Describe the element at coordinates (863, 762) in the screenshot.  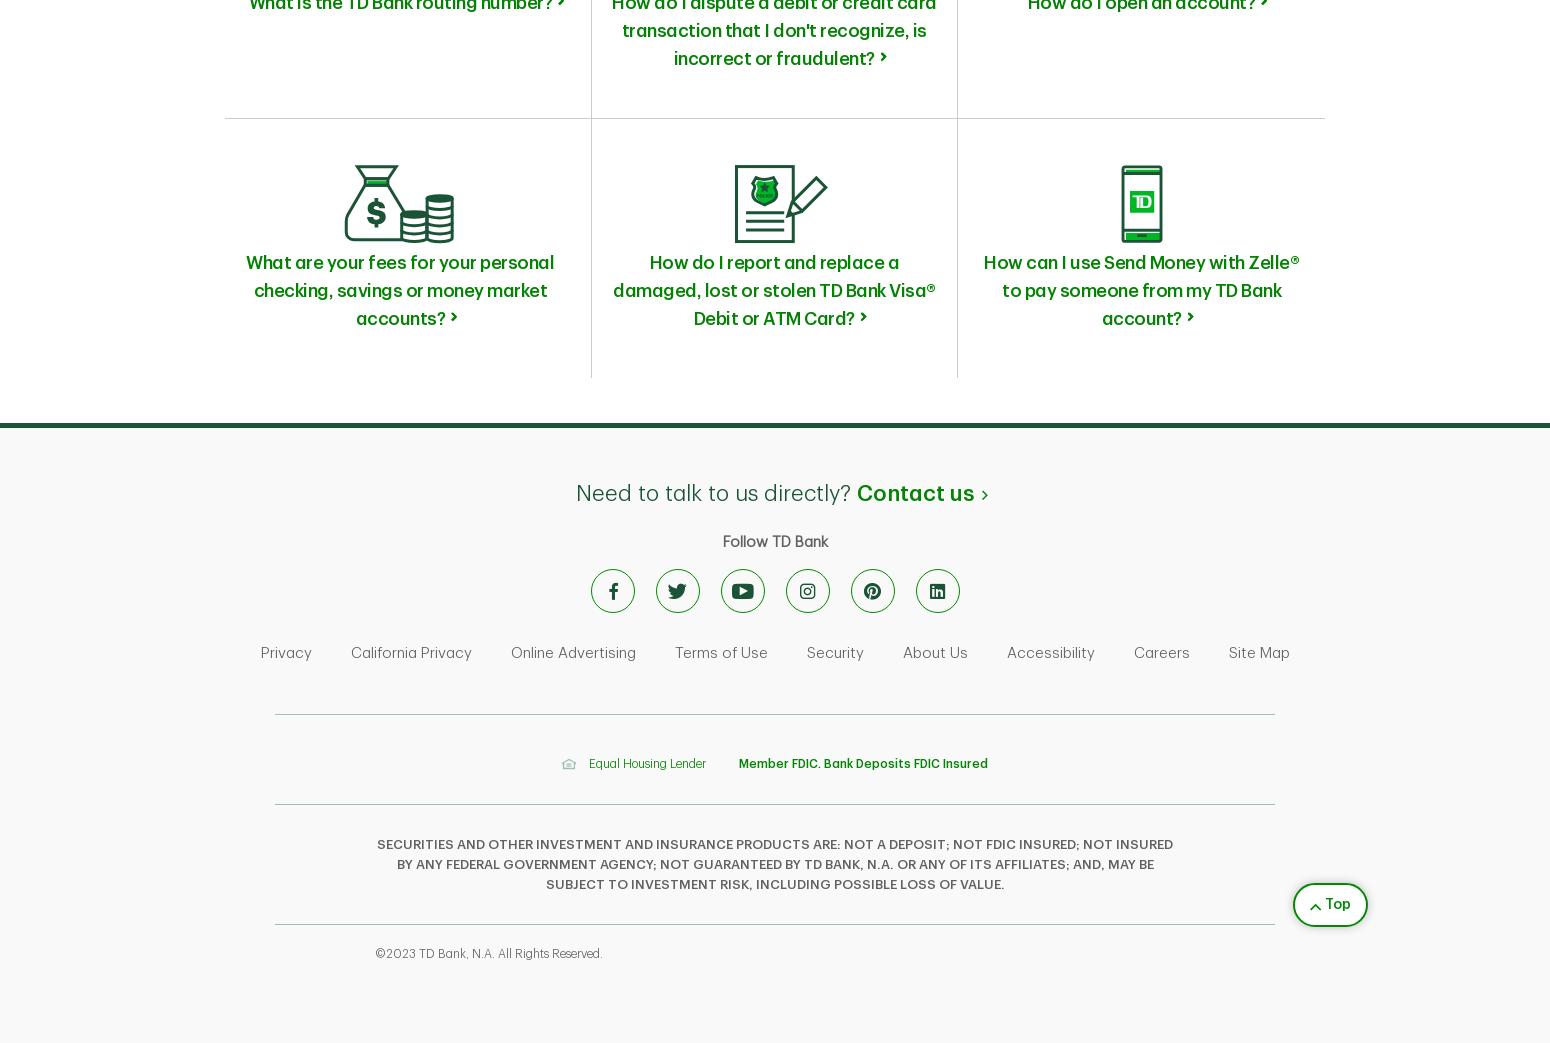
I see `'Member FDIC. Bank Deposits FDIC Insured'` at that location.